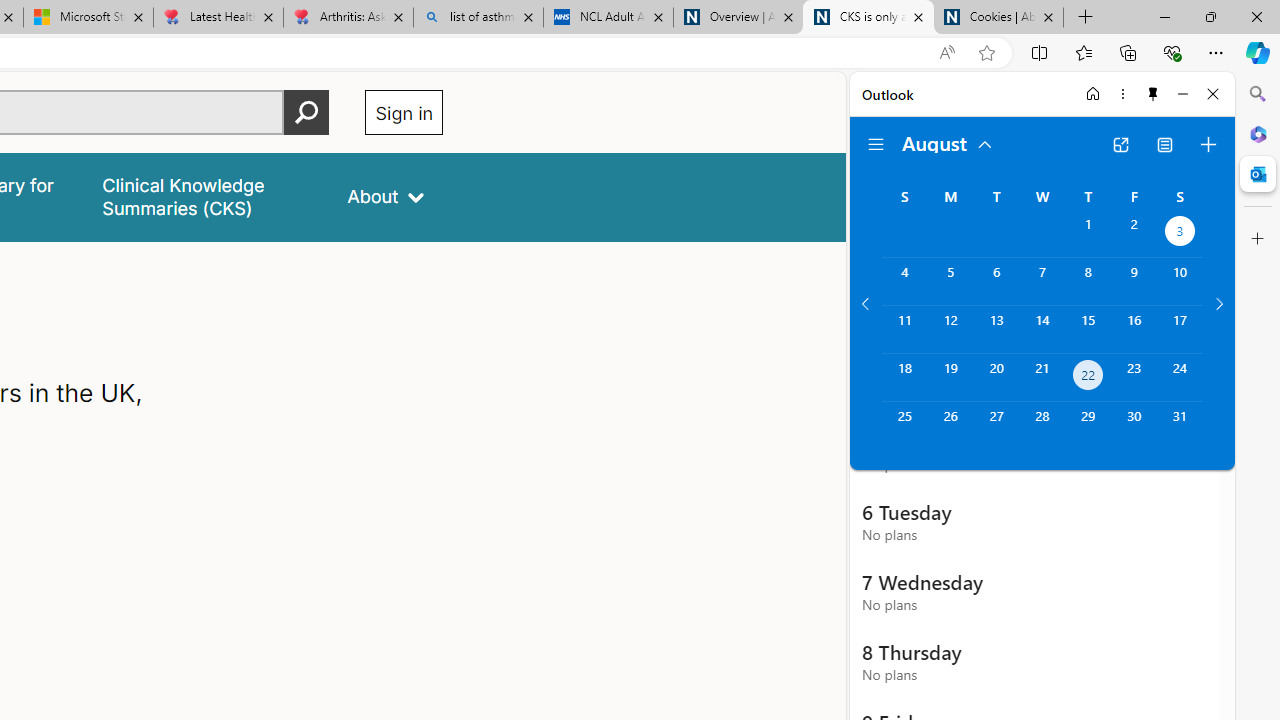  I want to click on 'Saturday, August 24, 2024. ', so click(1180, 377).